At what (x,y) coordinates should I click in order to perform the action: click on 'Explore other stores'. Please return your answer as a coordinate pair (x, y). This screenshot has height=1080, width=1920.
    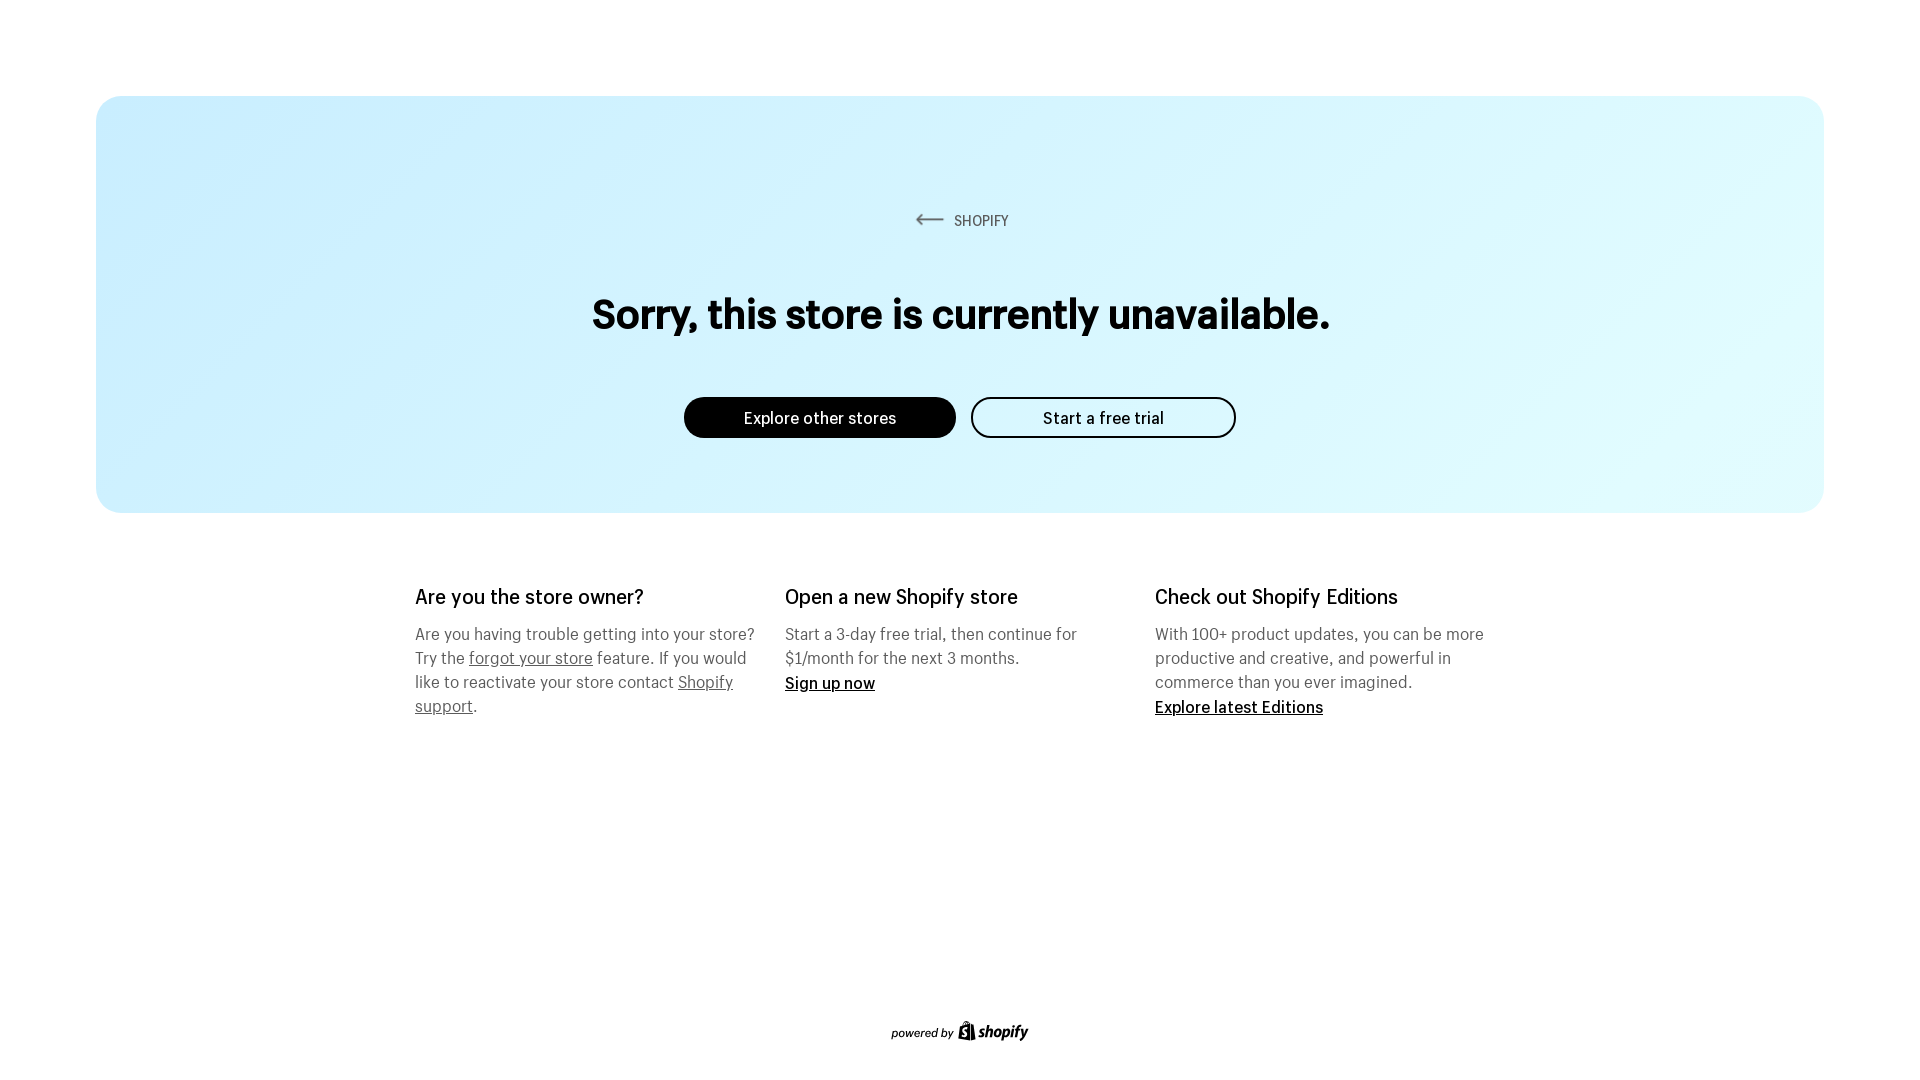
    Looking at the image, I should click on (820, 416).